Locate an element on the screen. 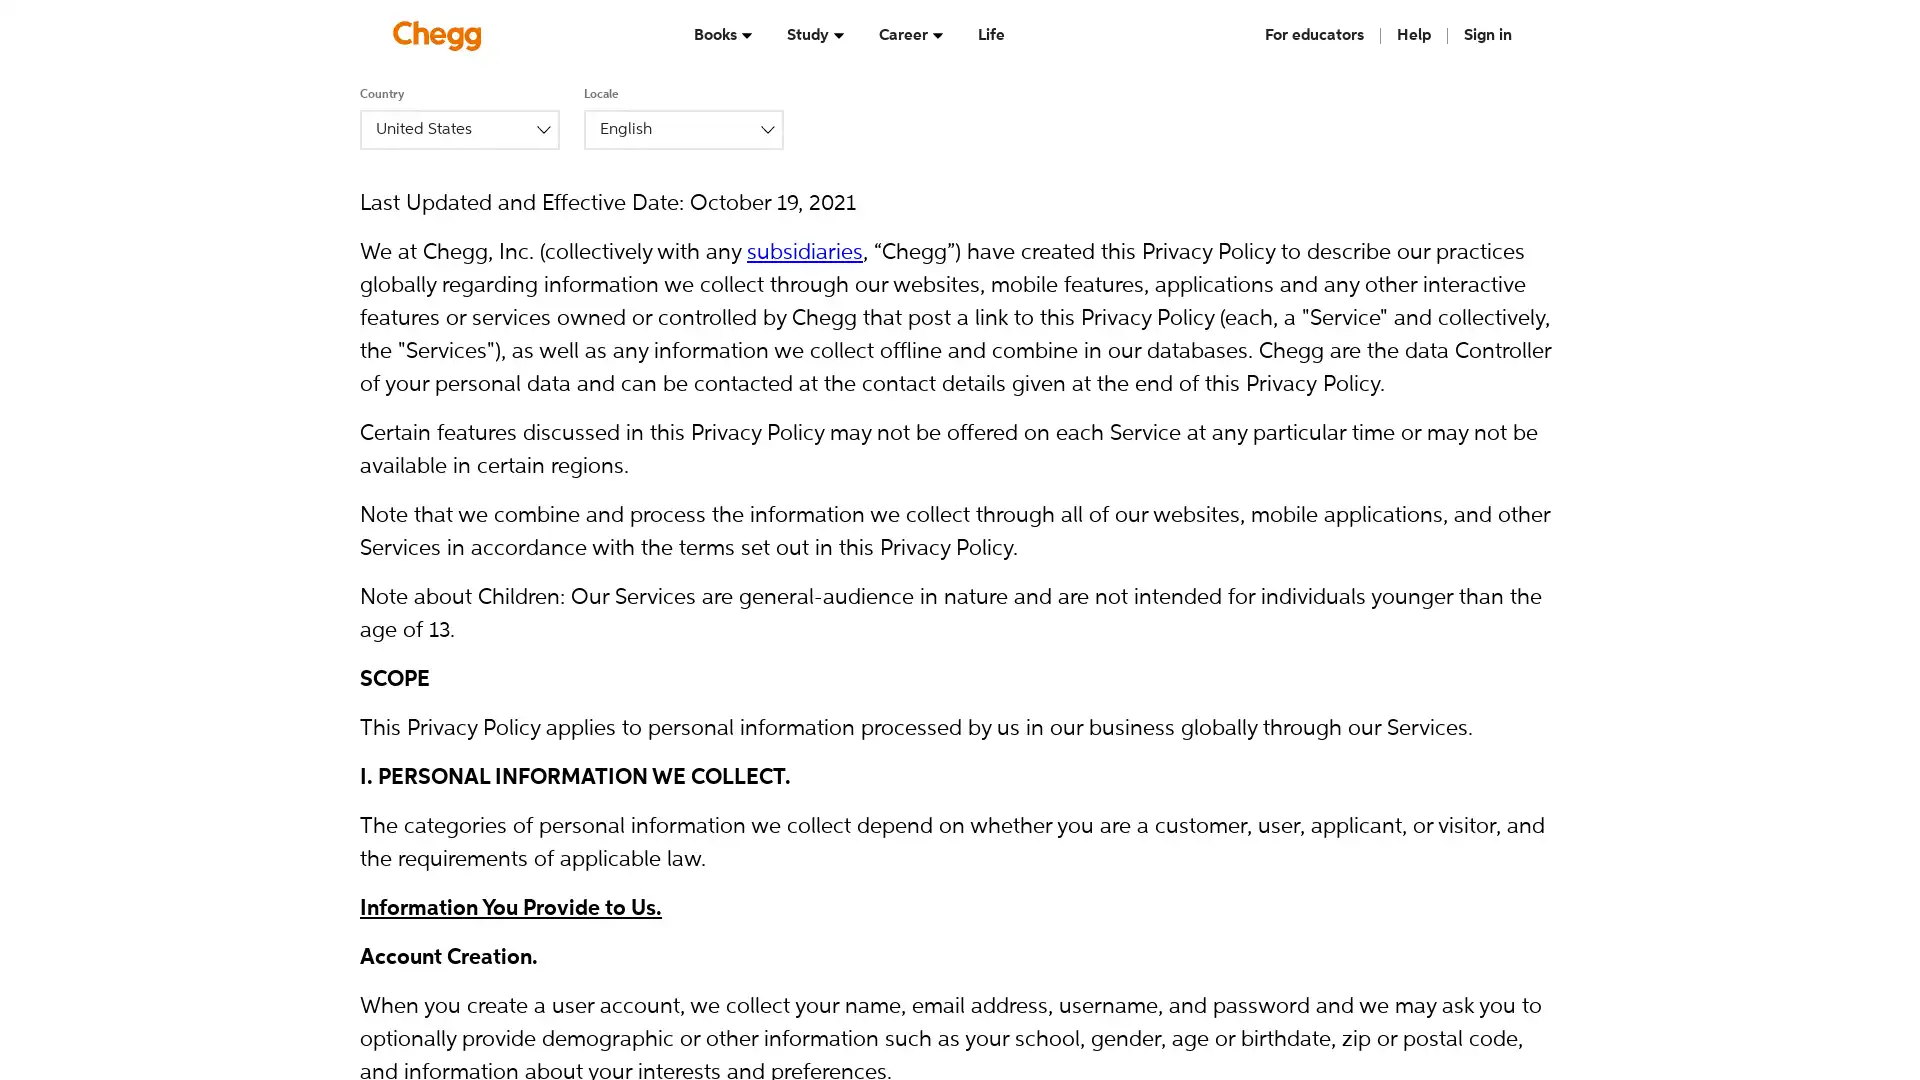  open submenu for Books is located at coordinates (746, 35).